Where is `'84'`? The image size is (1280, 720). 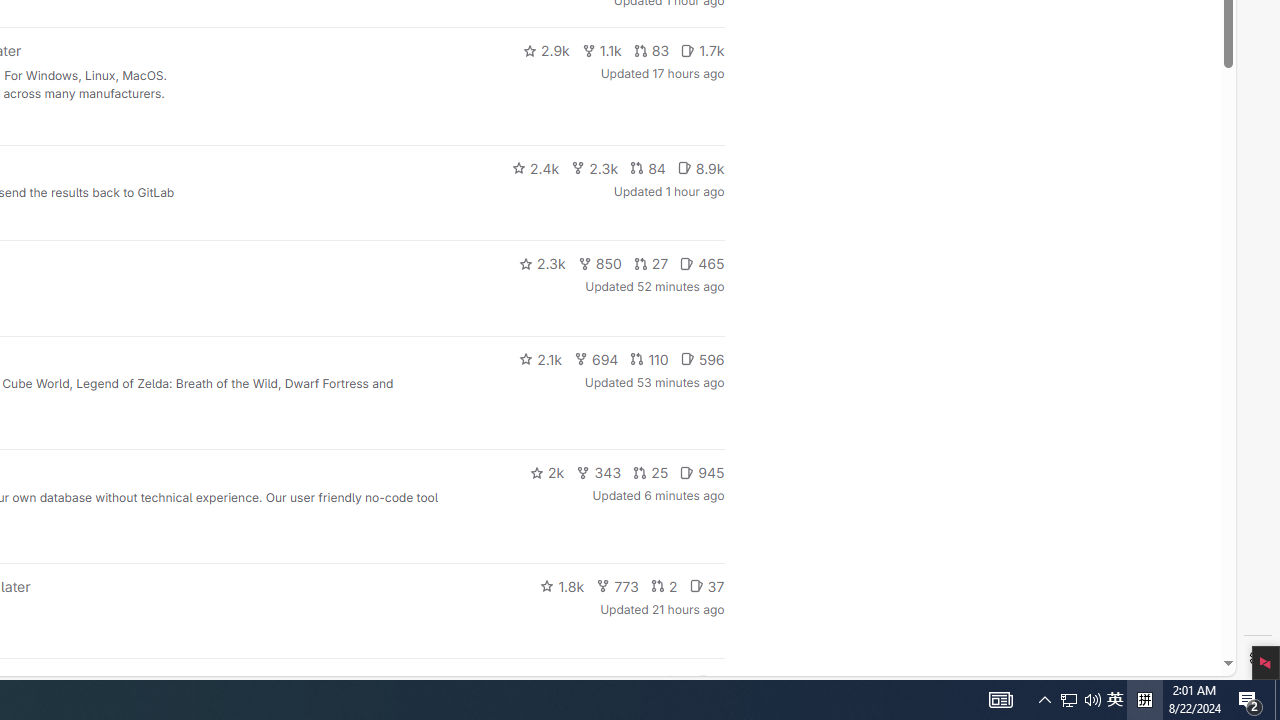 '84' is located at coordinates (647, 167).